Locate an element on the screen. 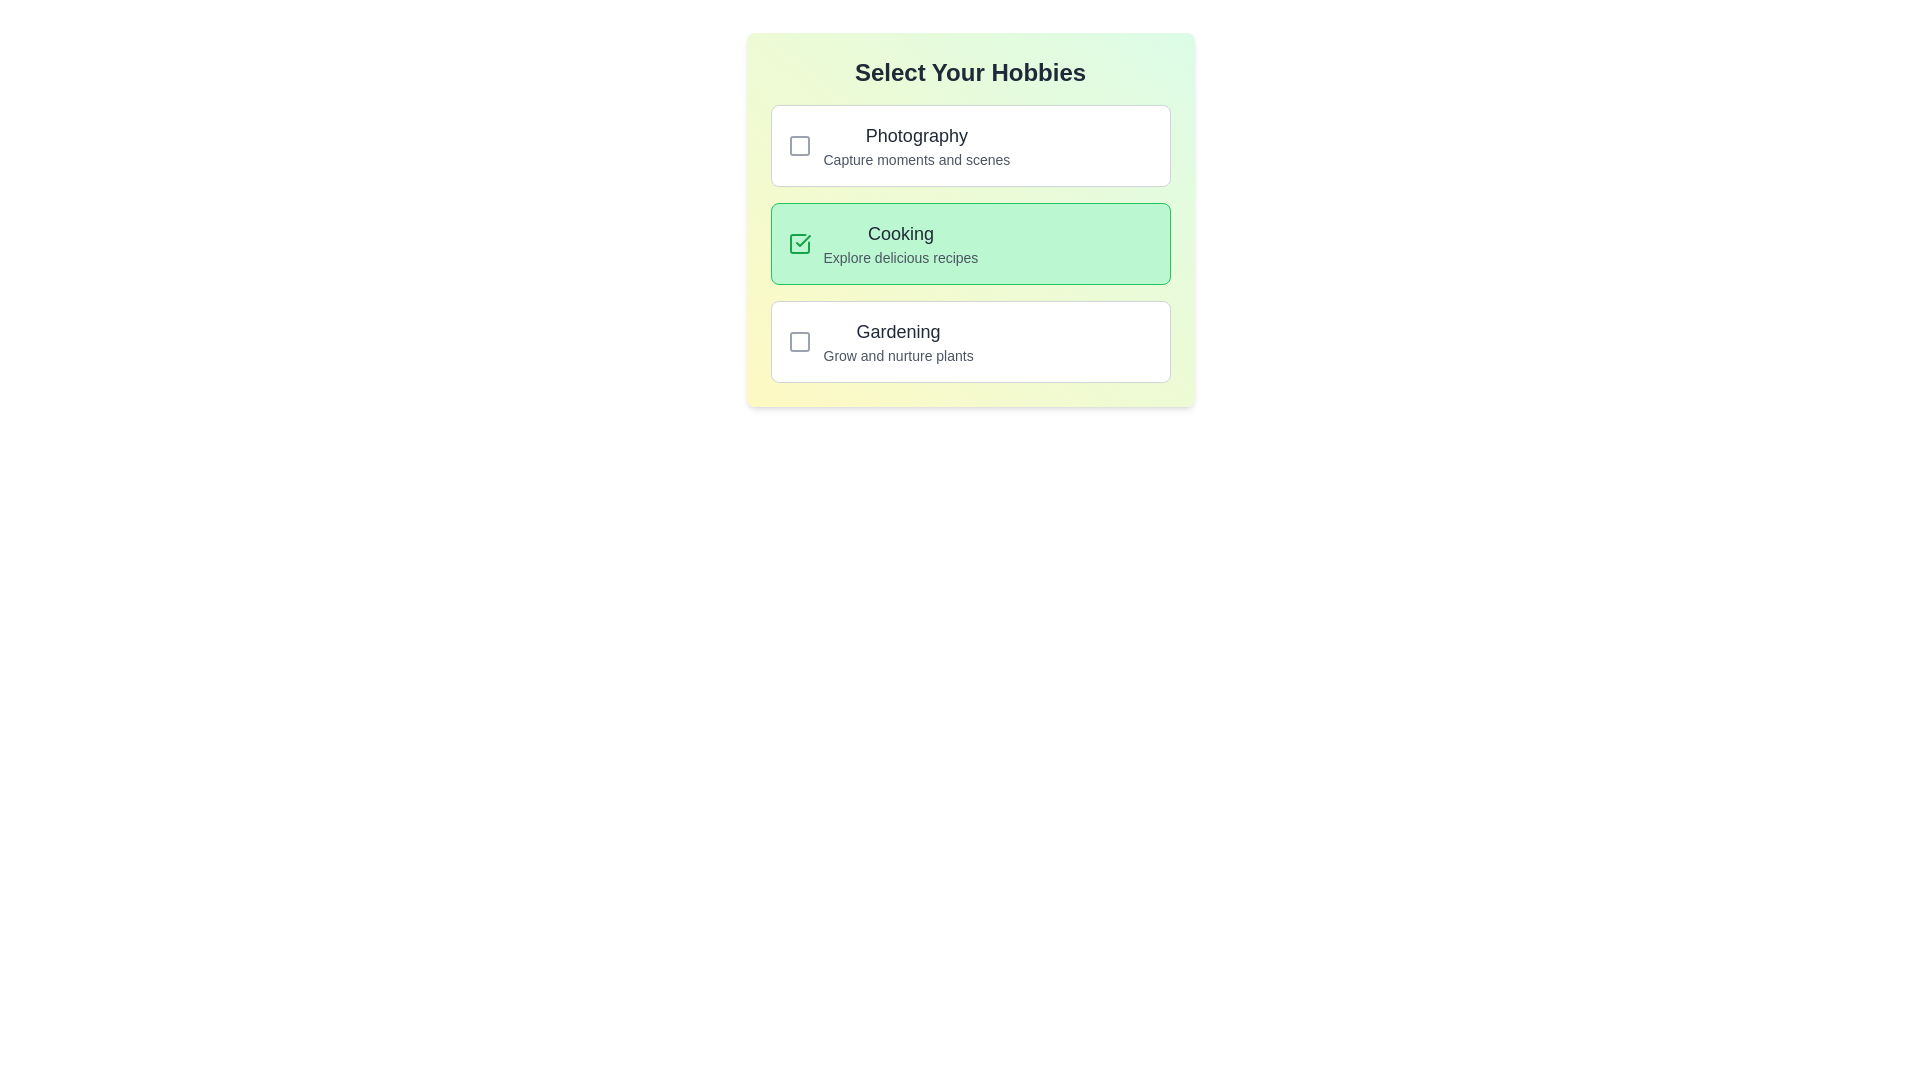 The image size is (1920, 1080). the text label displaying 'Photography' and 'Capture moments and scenes' in the first section of the list under 'Select Your Hobbies' is located at coordinates (915, 145).